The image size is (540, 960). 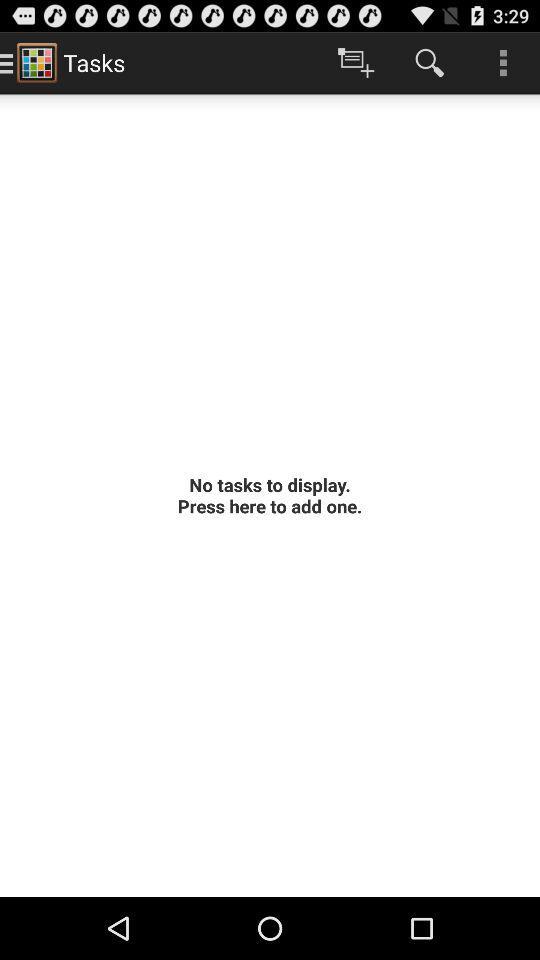 What do you see at coordinates (270, 494) in the screenshot?
I see `the no tasks to` at bounding box center [270, 494].